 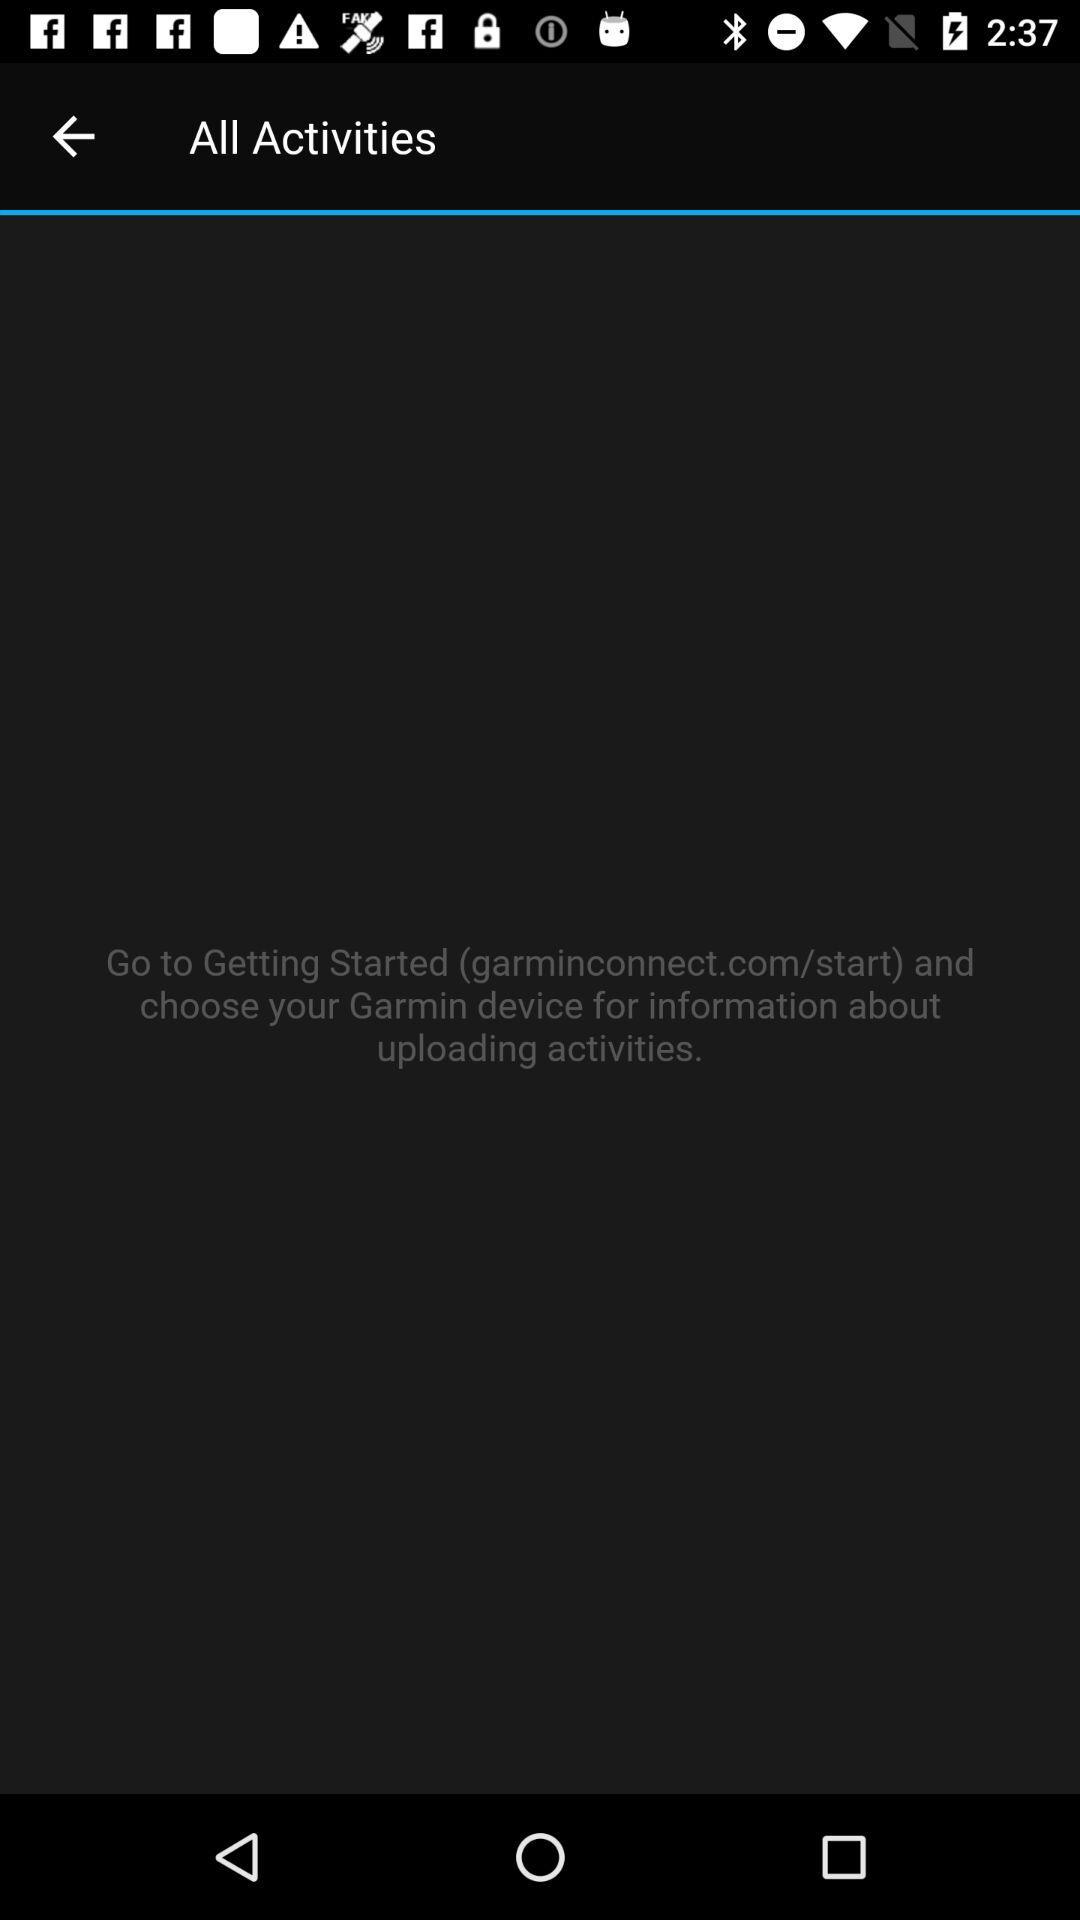 I want to click on item at the center, so click(x=540, y=1004).